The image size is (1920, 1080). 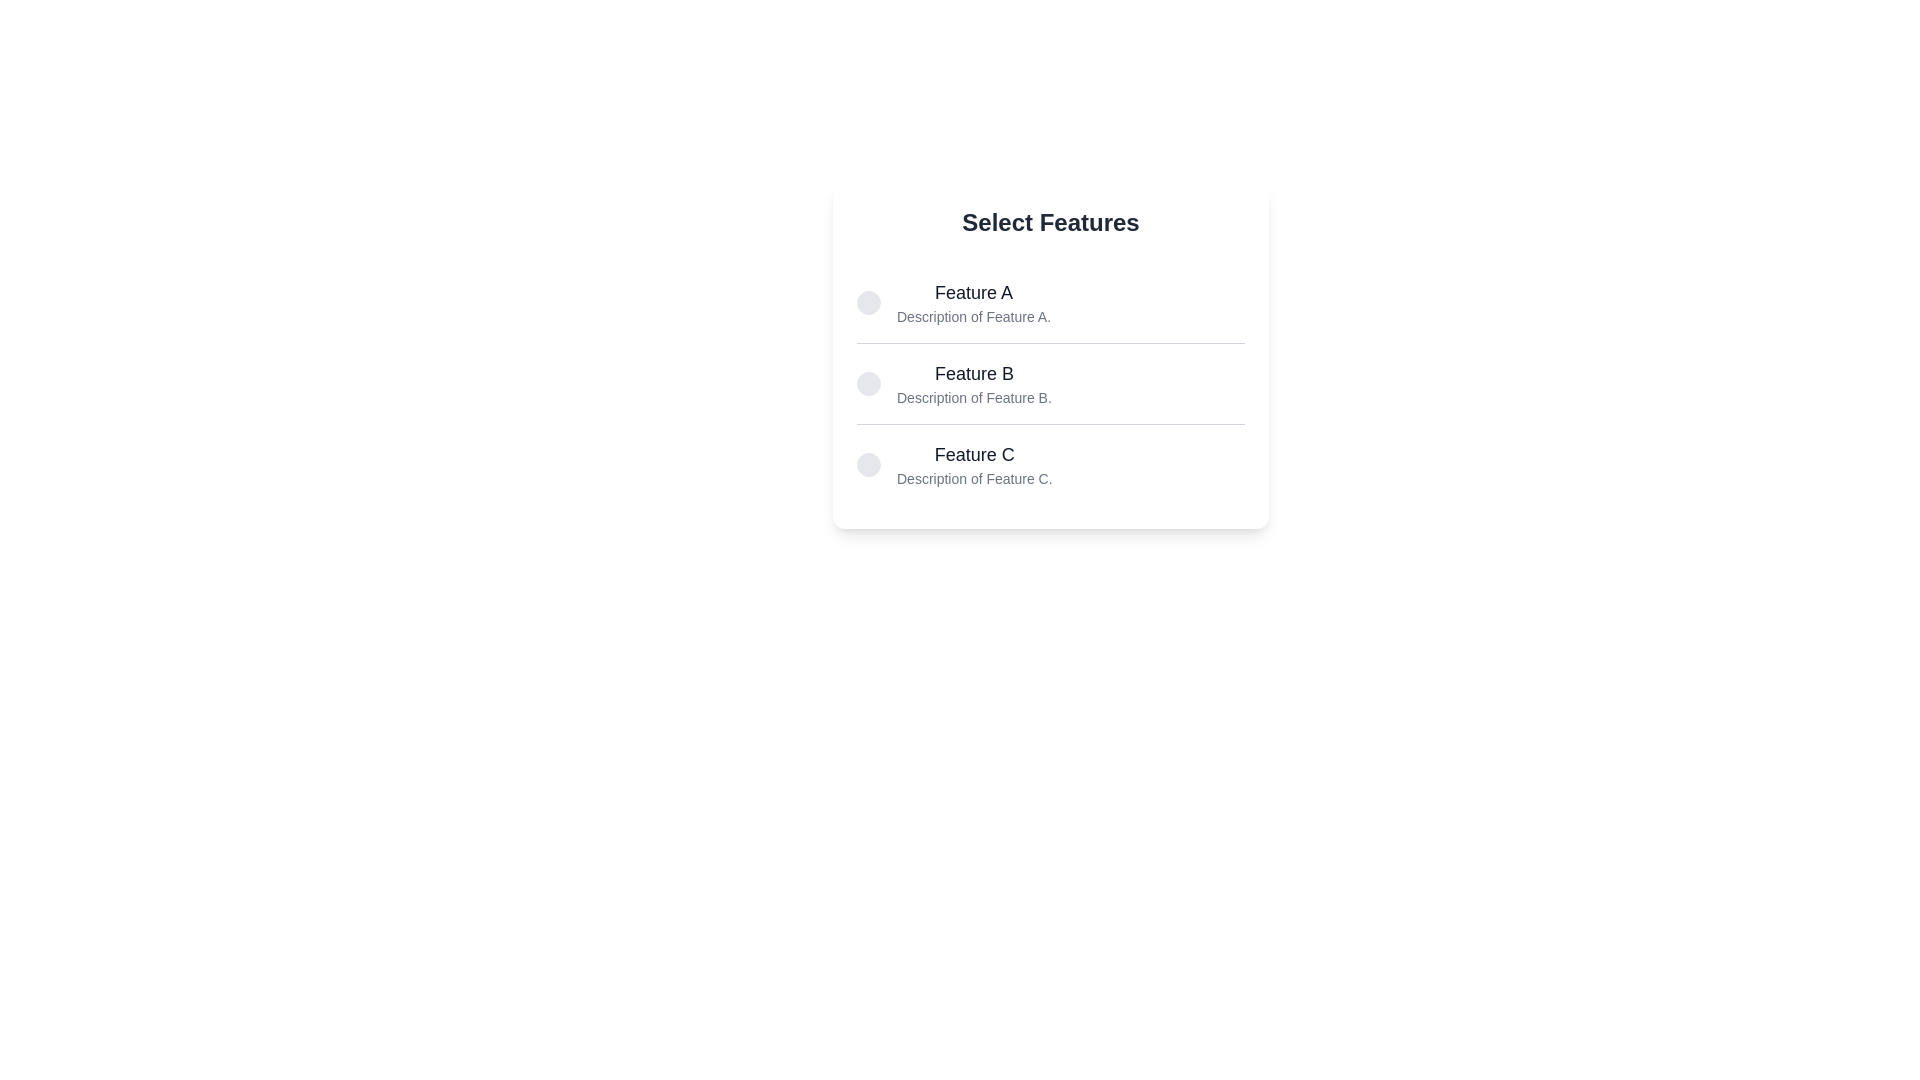 What do you see at coordinates (974, 478) in the screenshot?
I see `the text label displaying 'Description of Feature C.' which is located under the 'Feature C' heading and aligned to its left` at bounding box center [974, 478].